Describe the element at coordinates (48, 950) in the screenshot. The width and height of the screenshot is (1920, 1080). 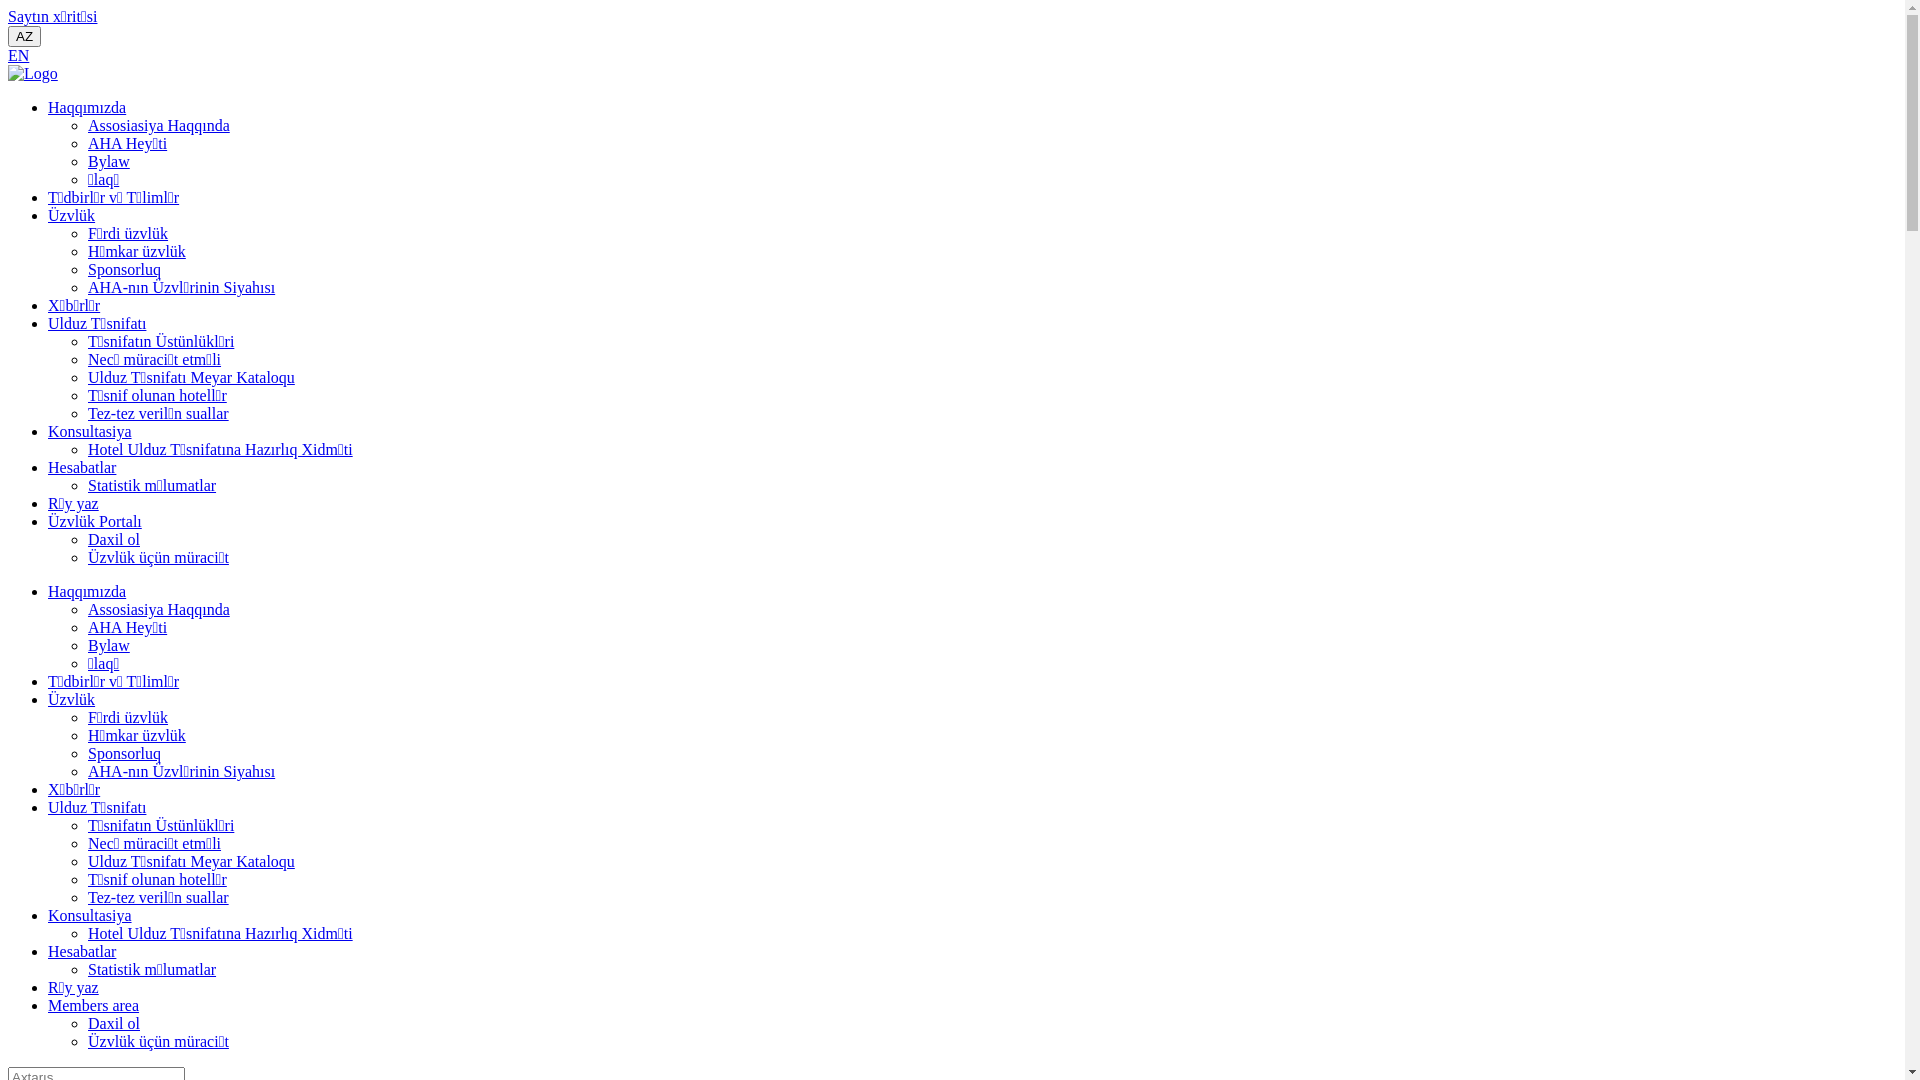
I see `'Hesabatlar'` at that location.